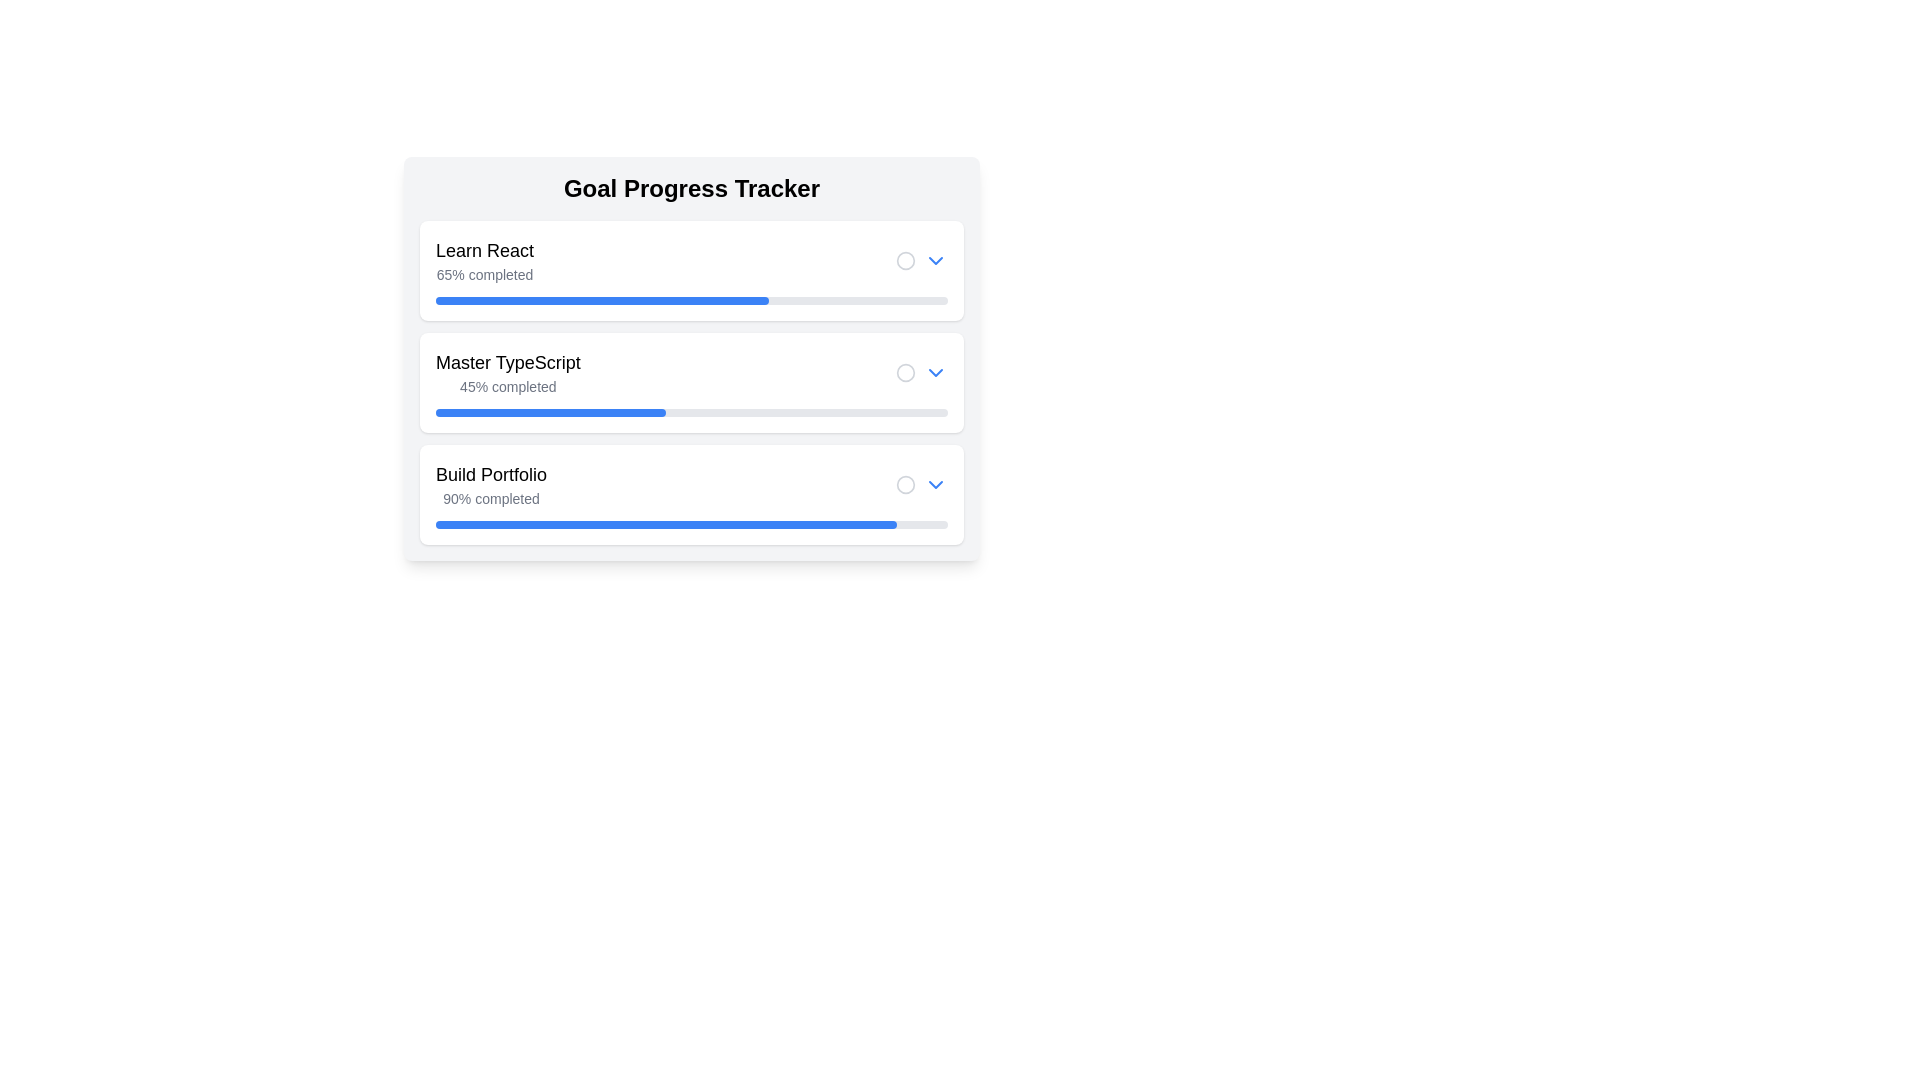 This screenshot has width=1920, height=1080. What do you see at coordinates (691, 270) in the screenshot?
I see `the first Card component in the Goal Progress Tracker` at bounding box center [691, 270].